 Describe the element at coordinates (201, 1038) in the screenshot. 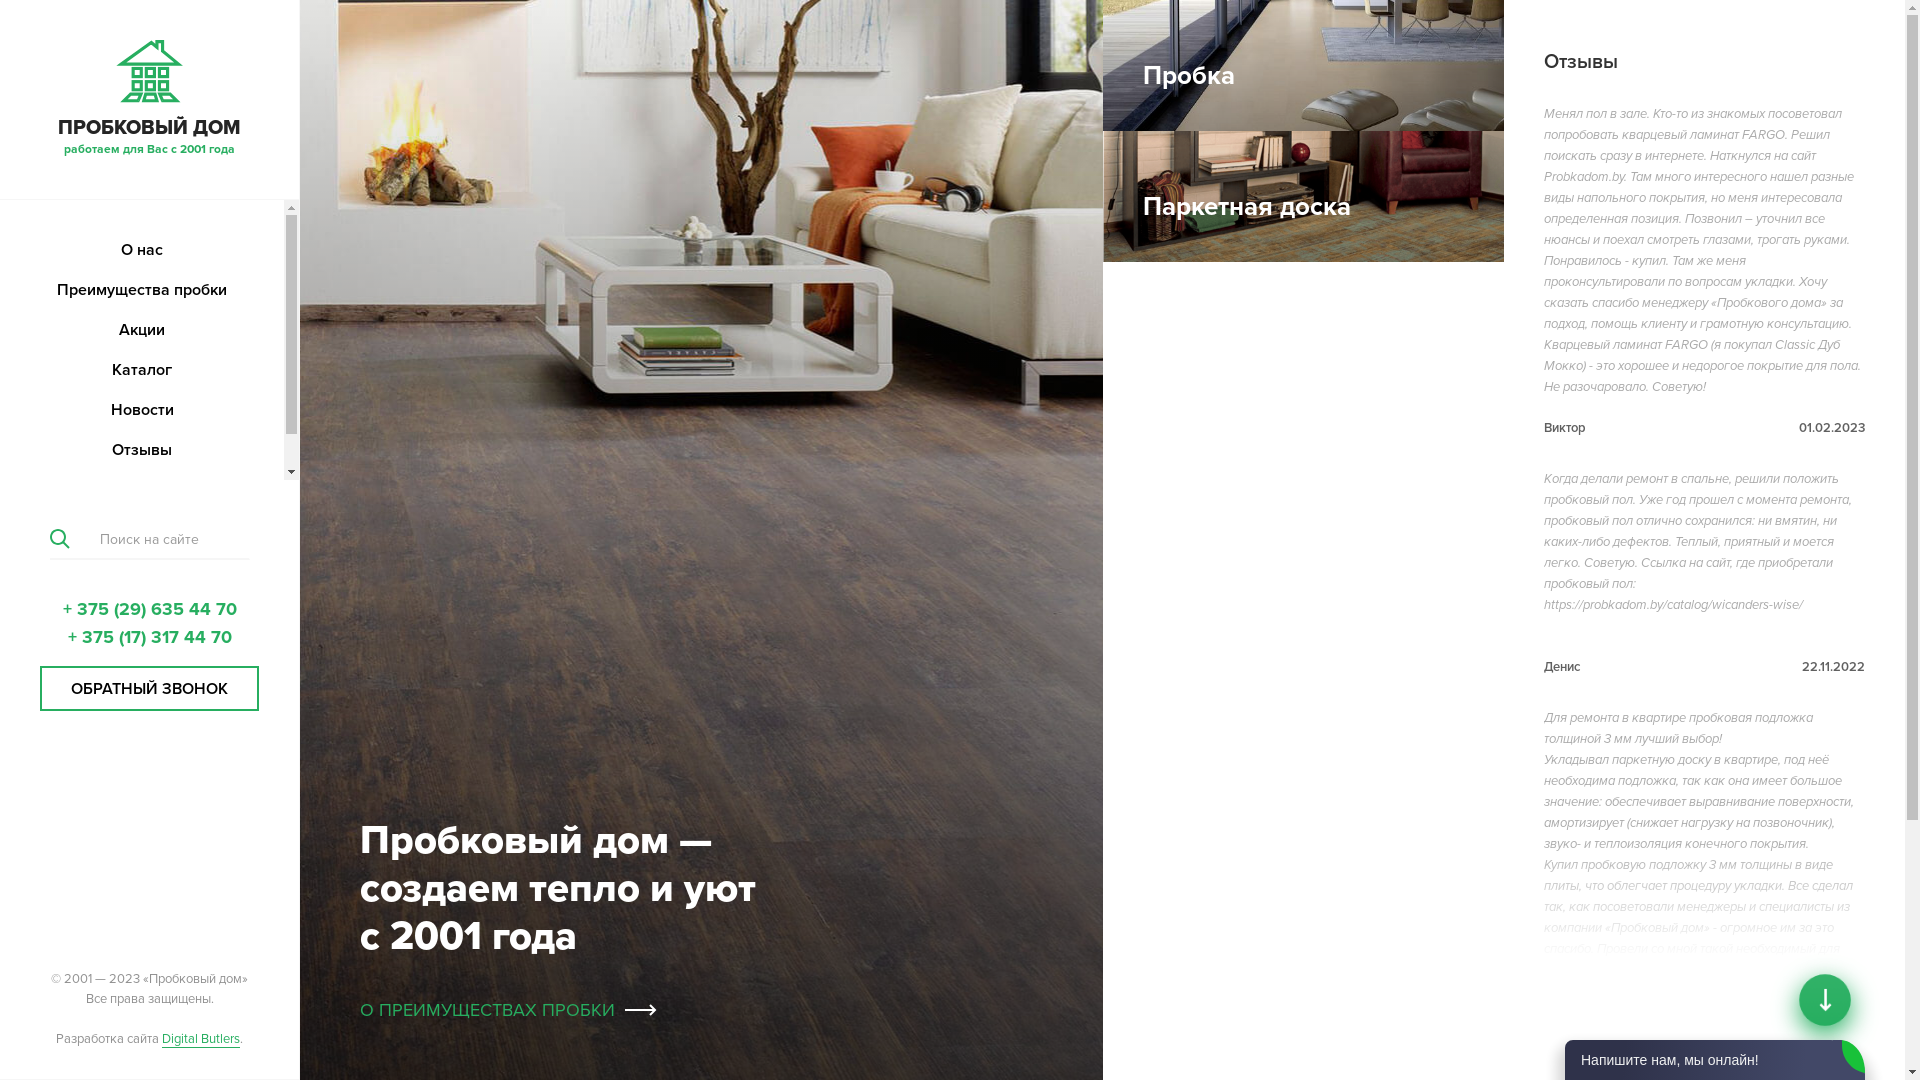

I see `'Digital Butlers'` at that location.